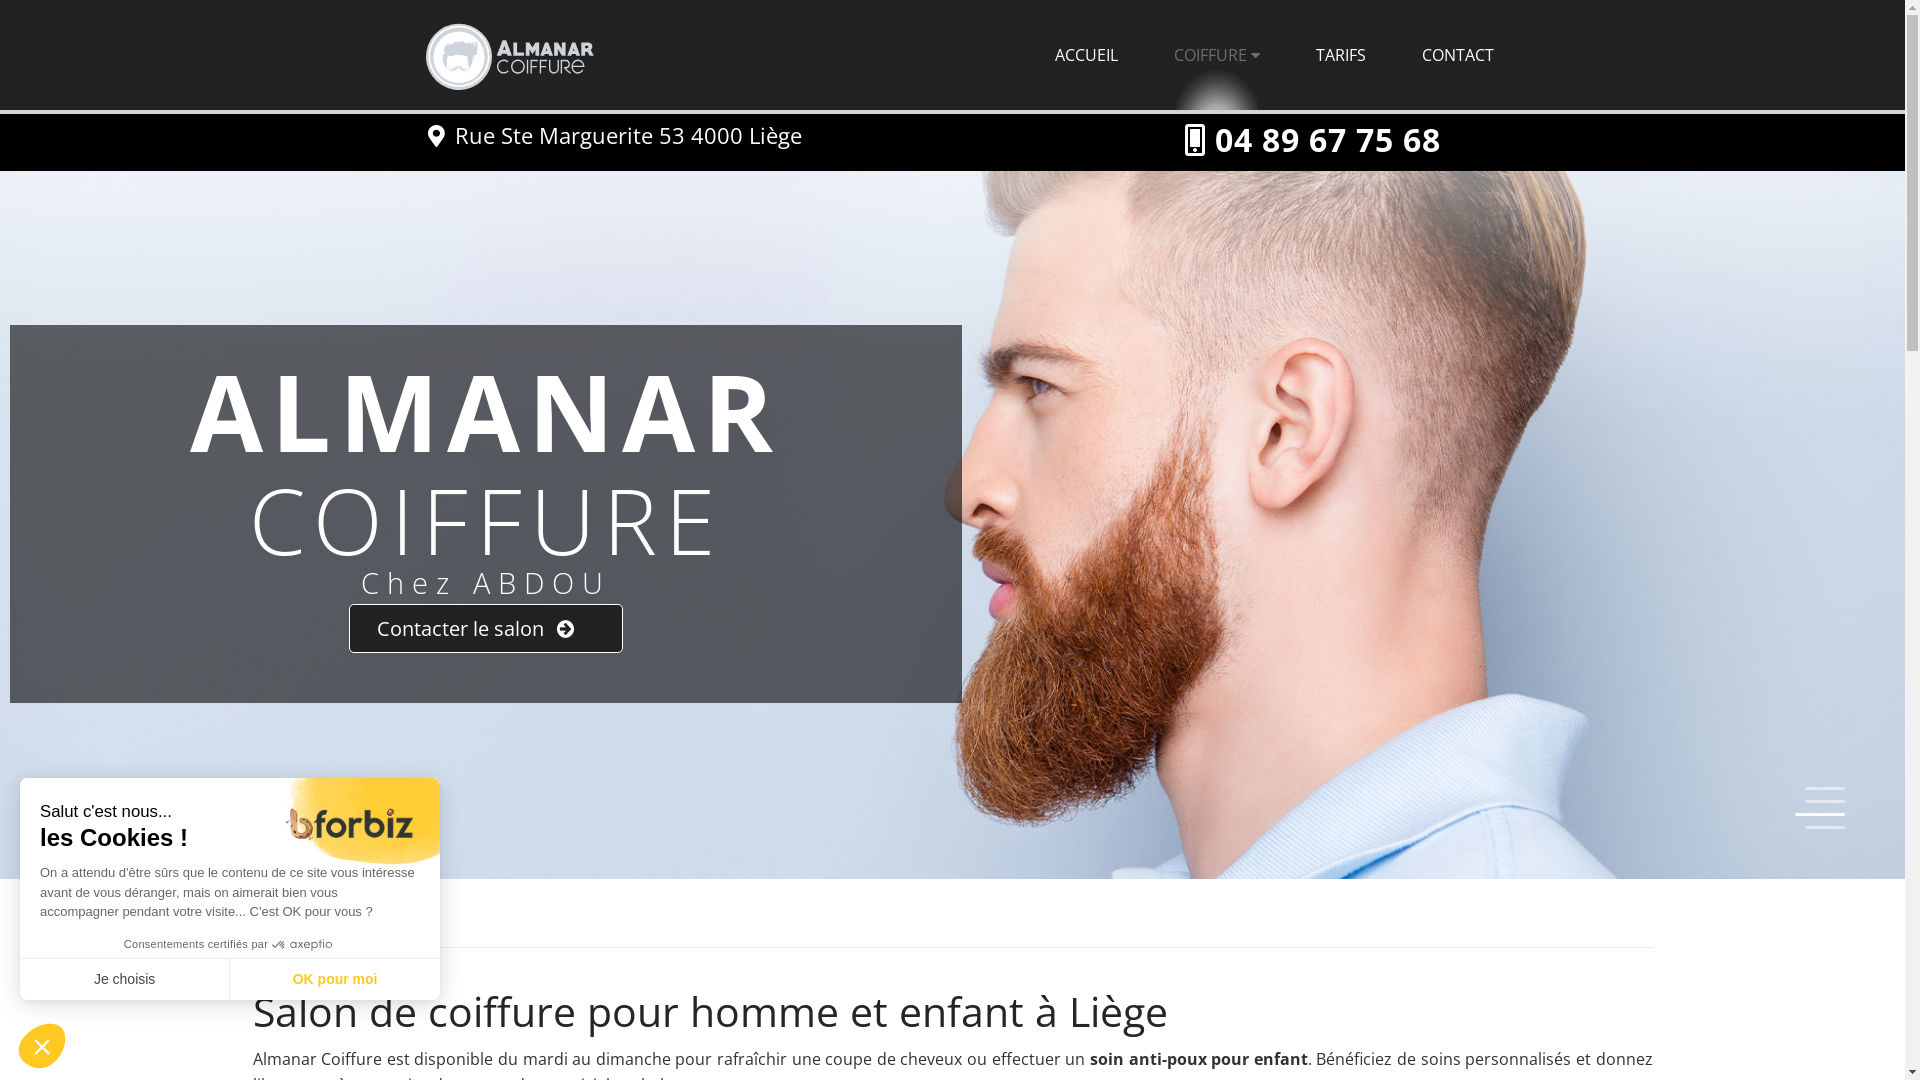  I want to click on 'CONTACT', so click(1458, 53).